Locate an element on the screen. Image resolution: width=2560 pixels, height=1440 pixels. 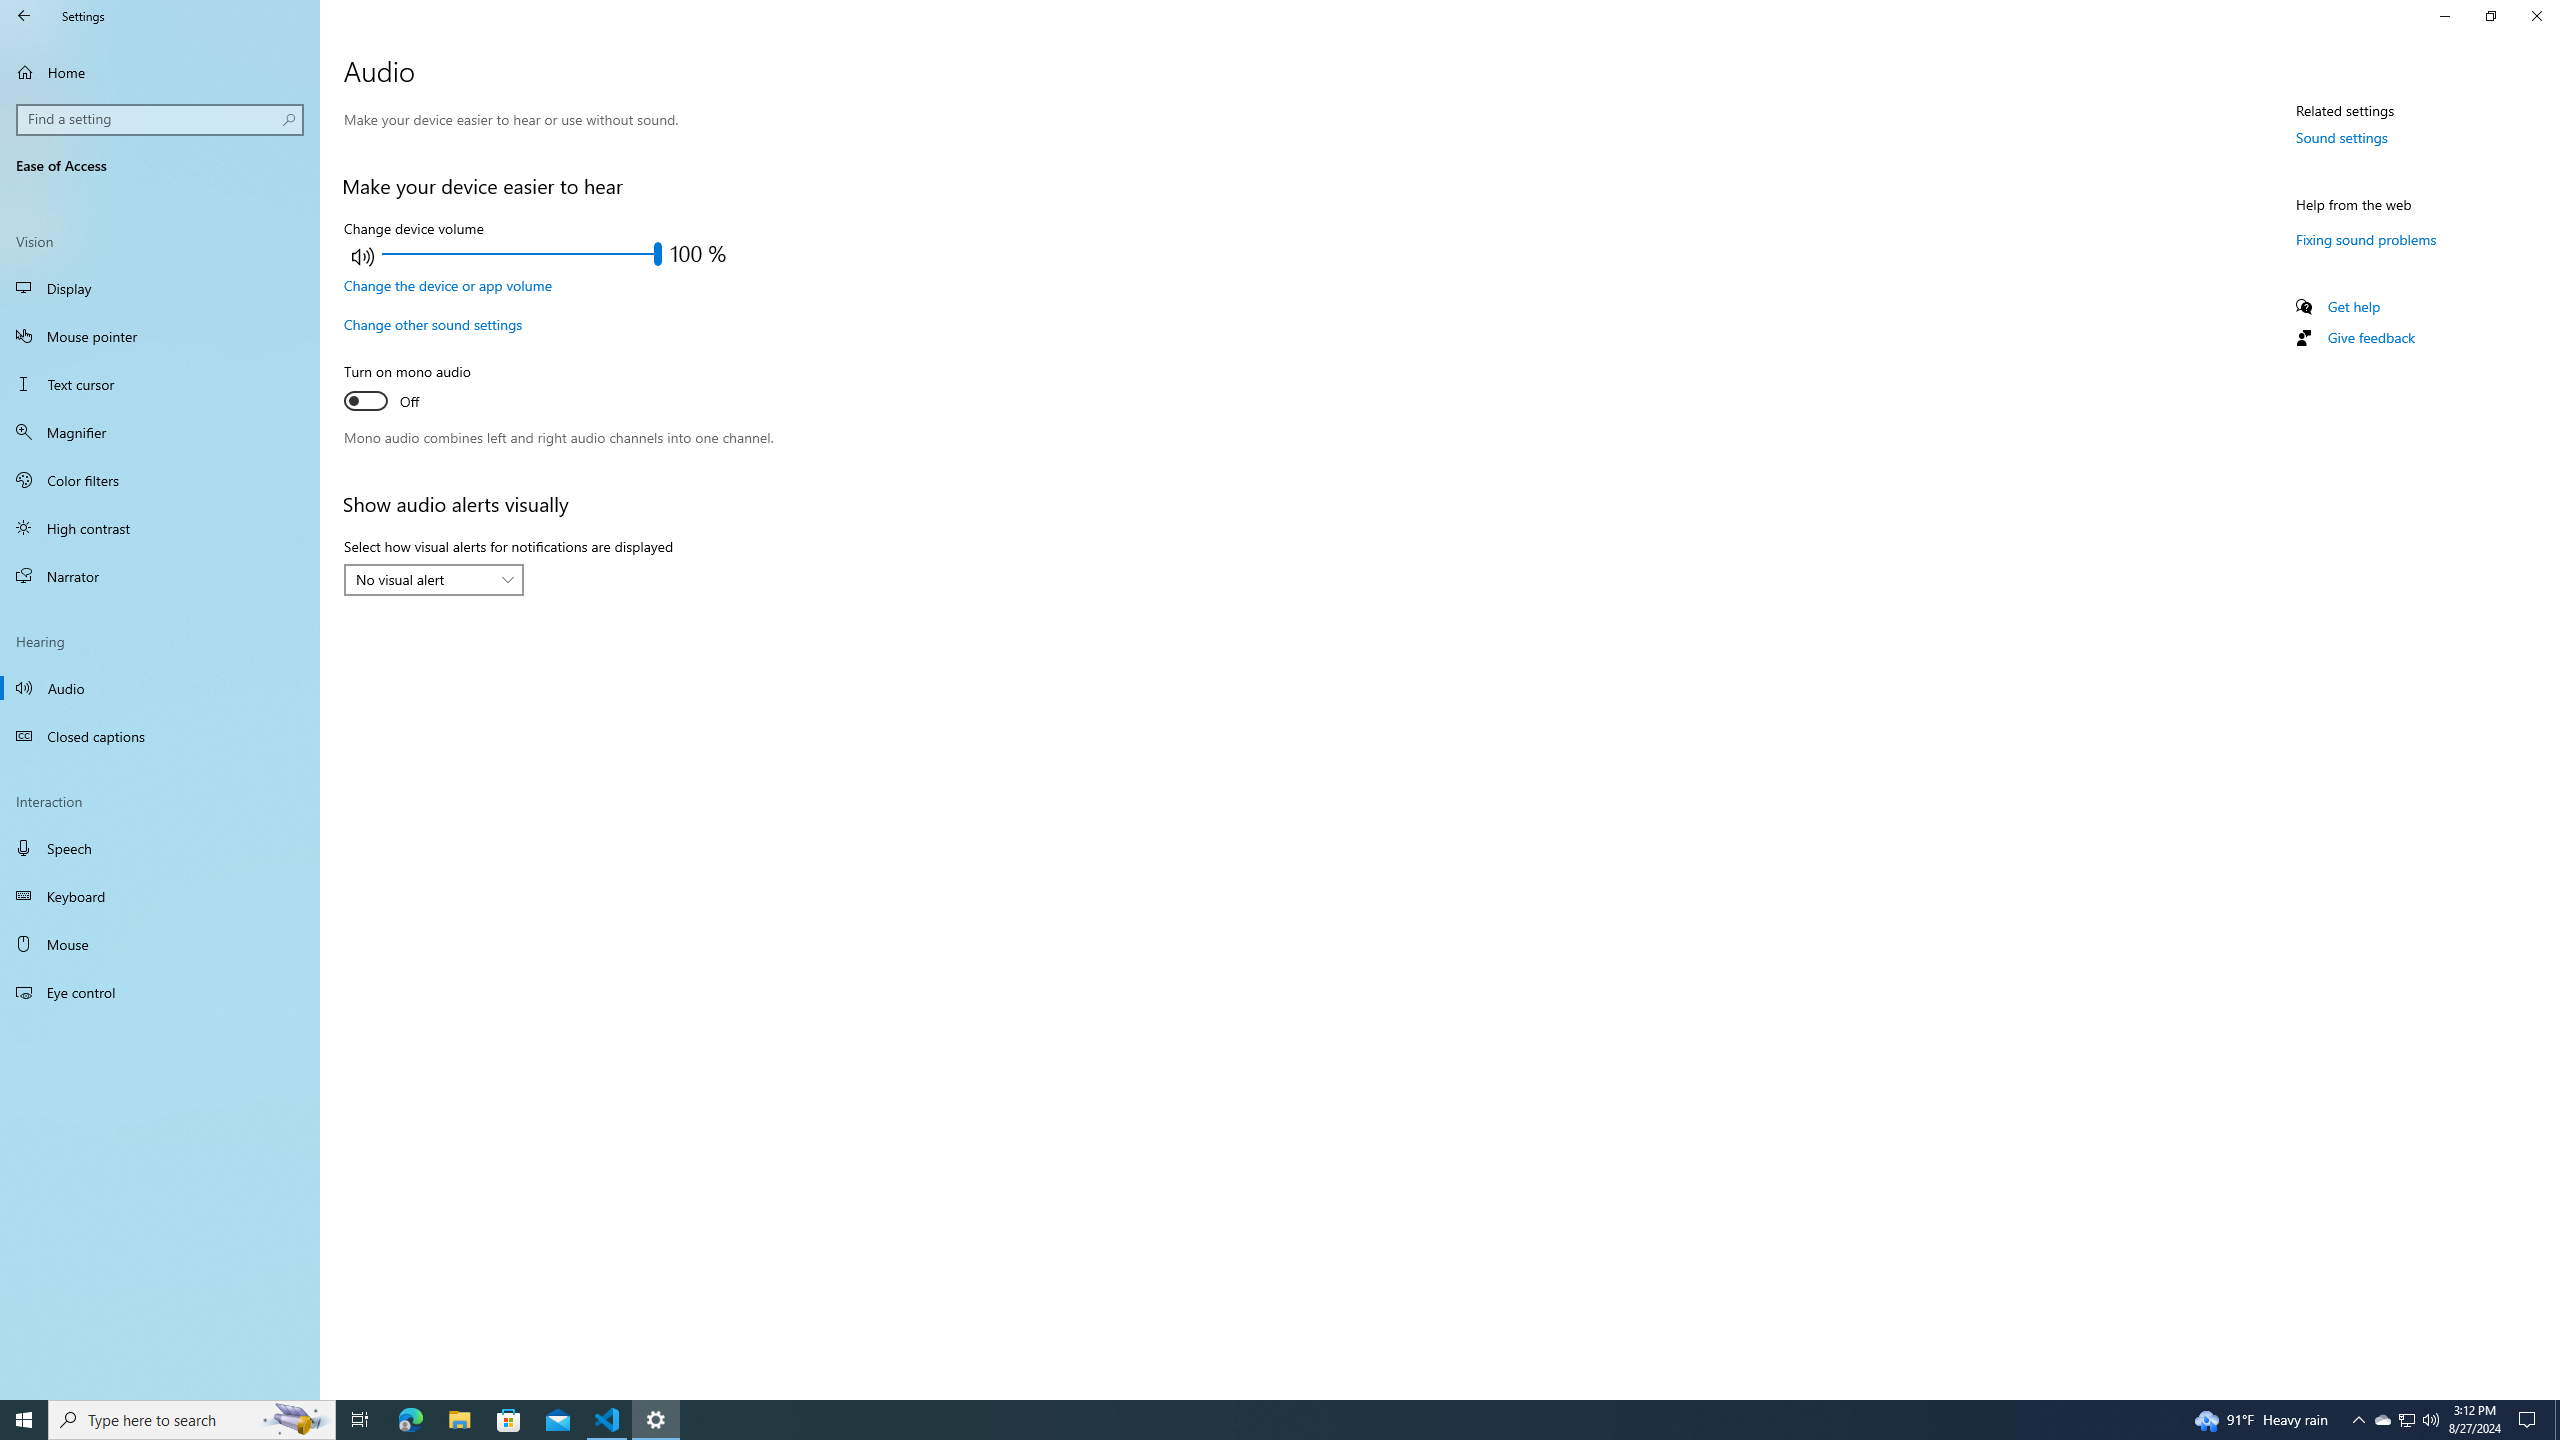
'High contrast' is located at coordinates (159, 526).